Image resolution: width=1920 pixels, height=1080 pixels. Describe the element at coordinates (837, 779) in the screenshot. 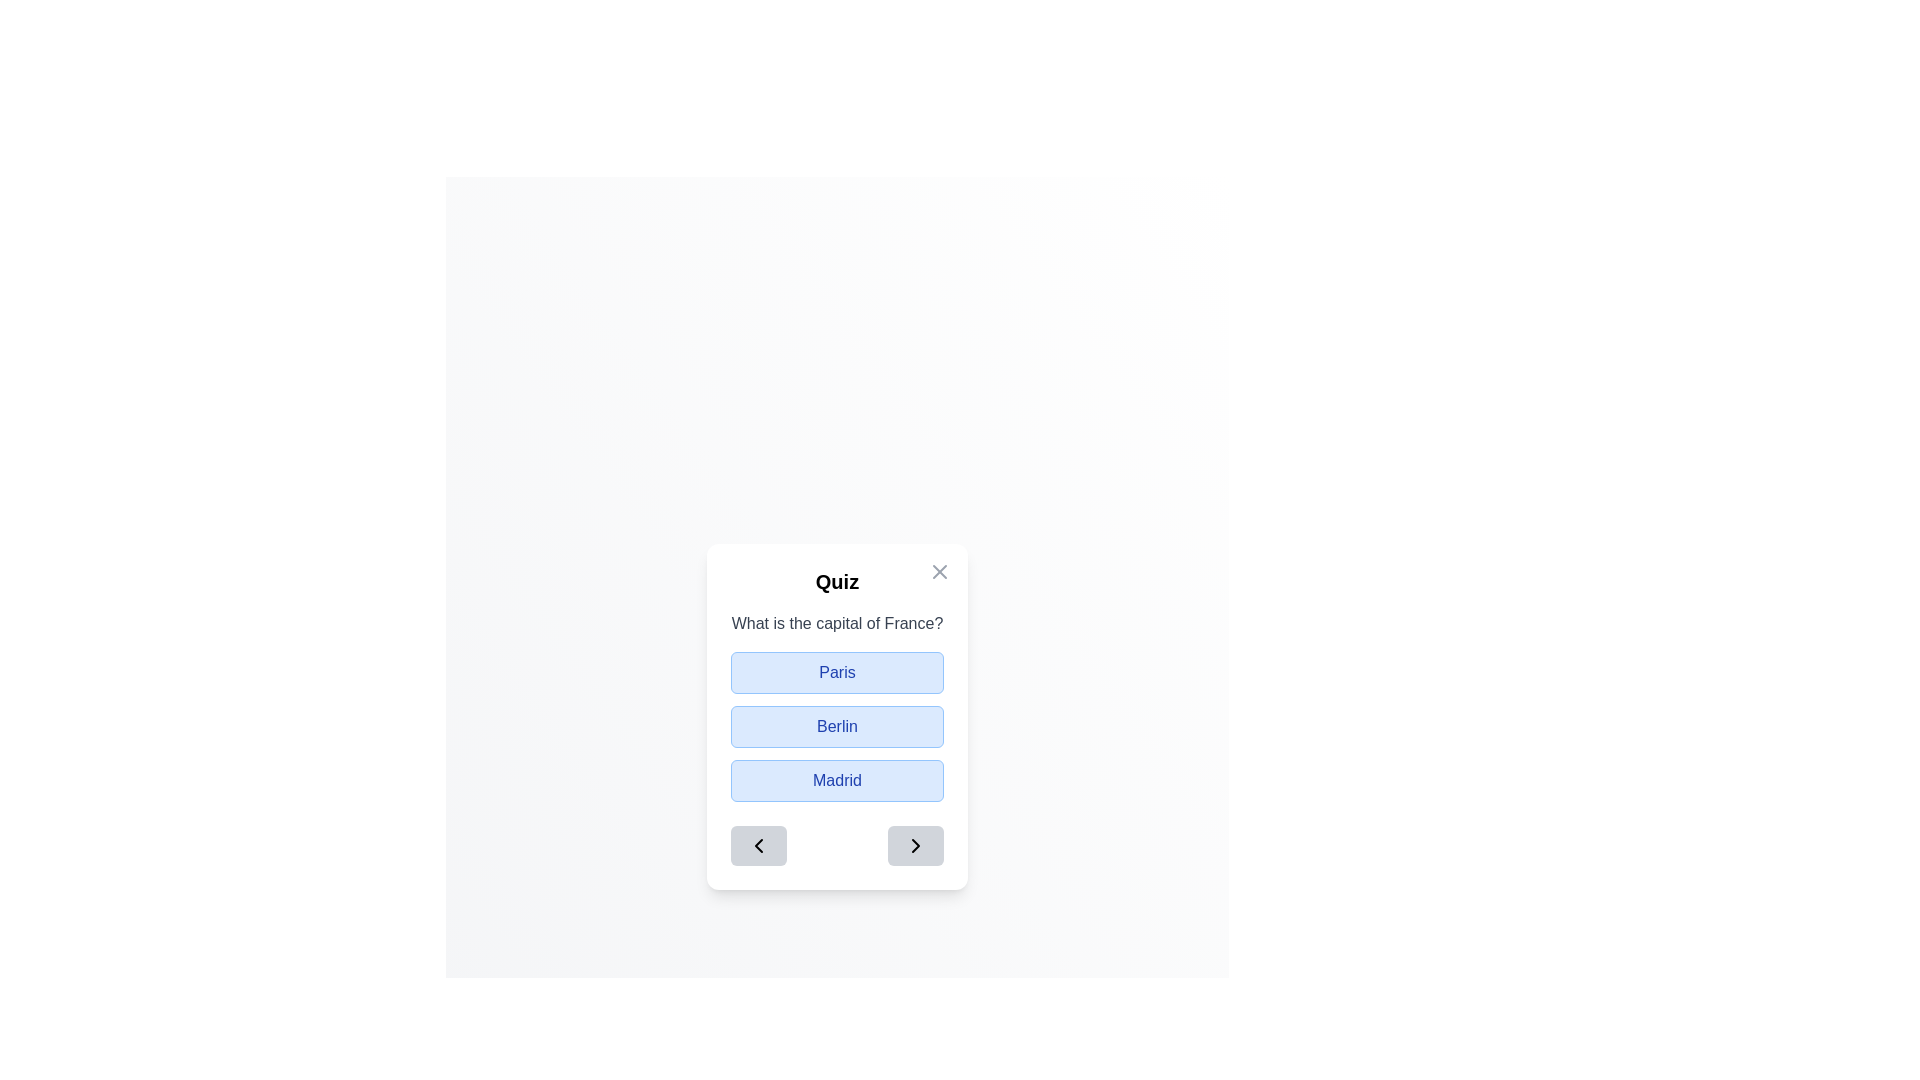

I see `the 'Madrid' button, which is the third button in a vertical list of buttons with a blue background and rounded corners` at that location.